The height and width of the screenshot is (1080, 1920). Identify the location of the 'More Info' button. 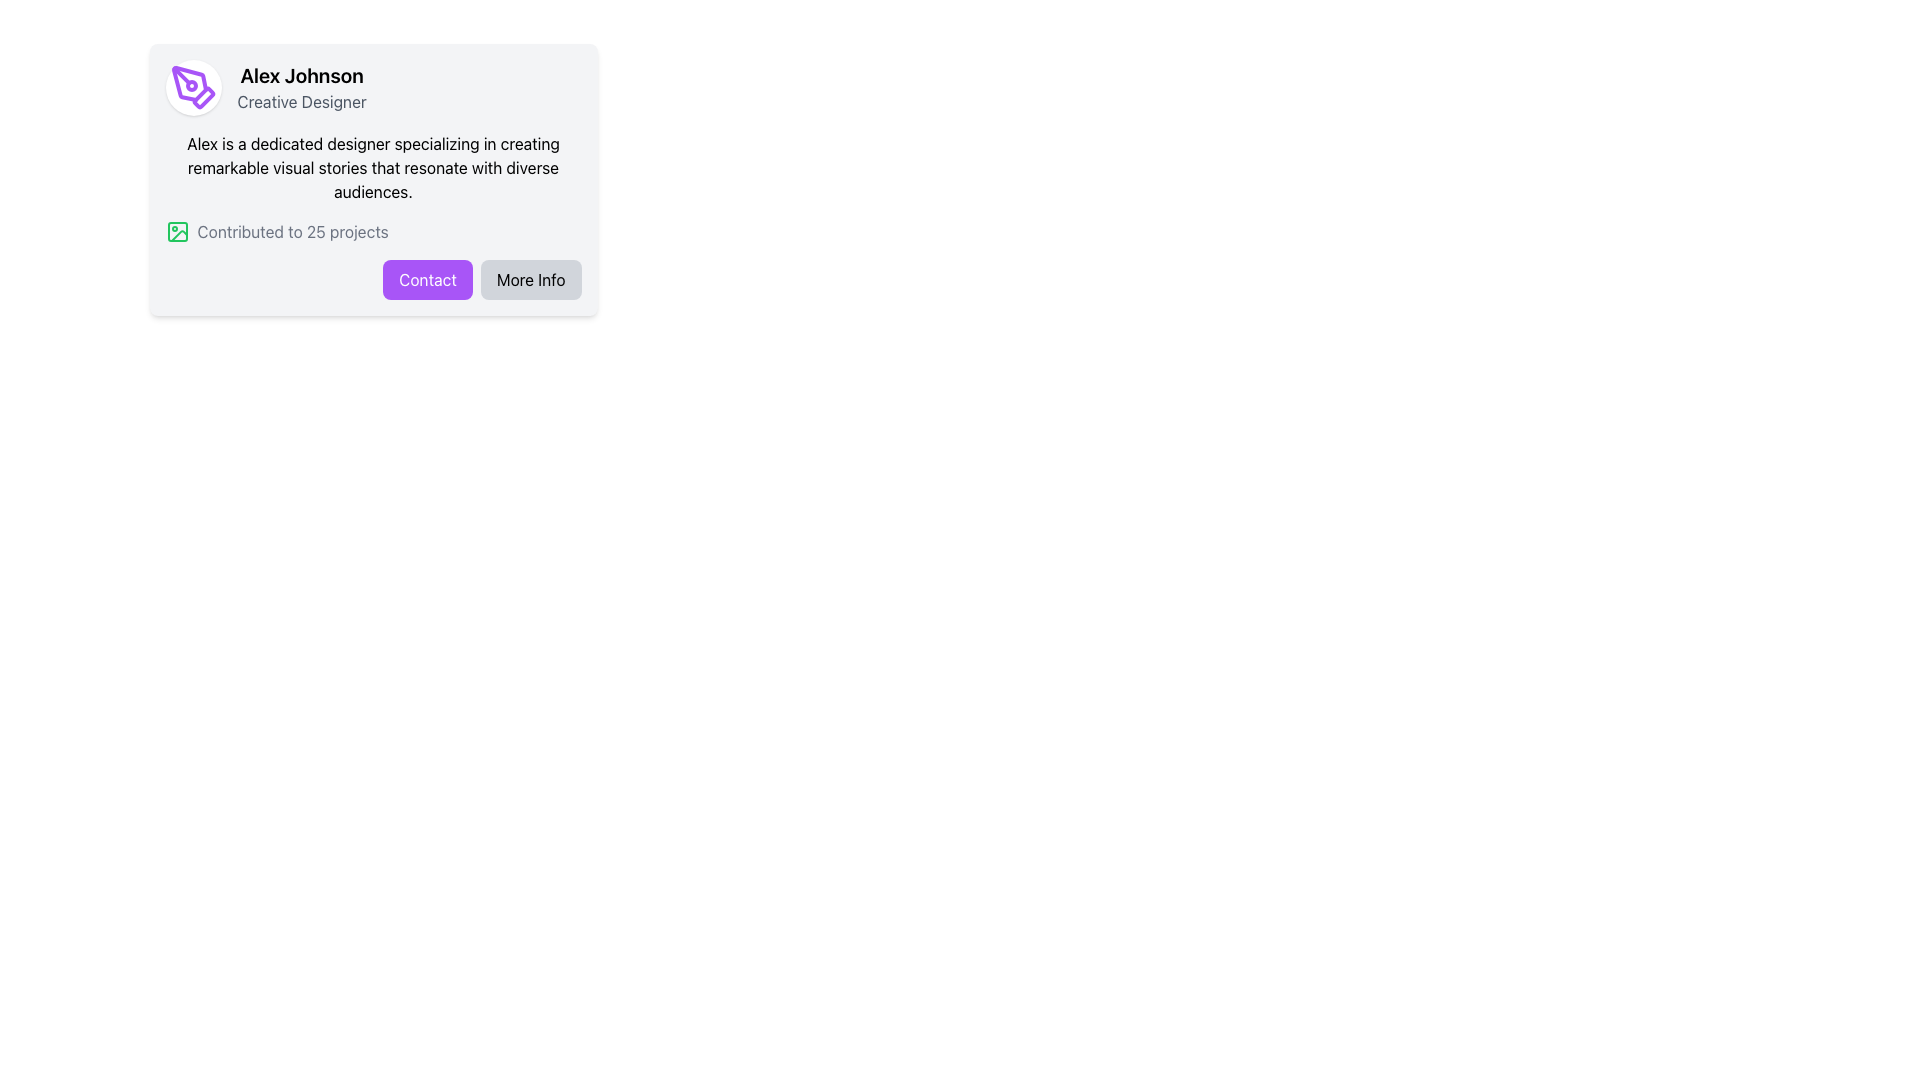
(531, 280).